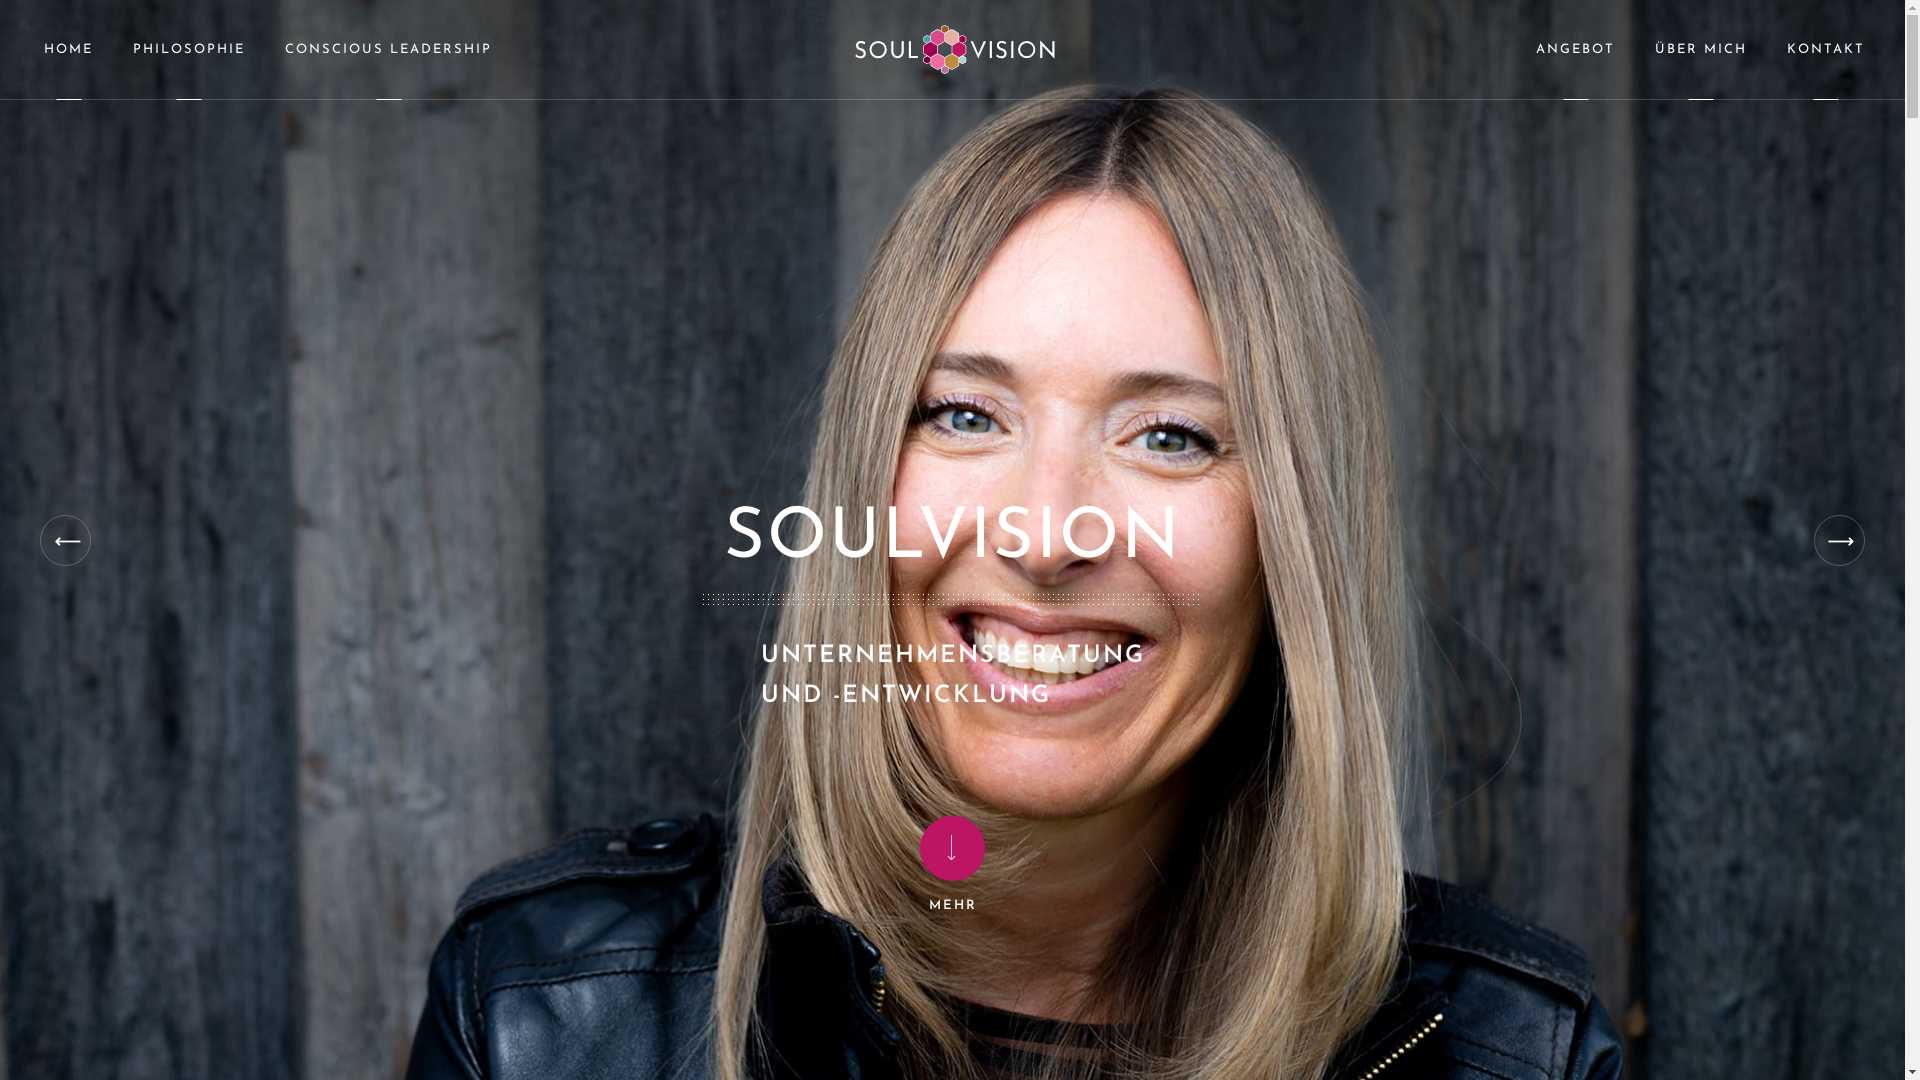 The height and width of the screenshot is (1080, 1920). I want to click on 'PHILOSOPHIE', so click(112, 48).